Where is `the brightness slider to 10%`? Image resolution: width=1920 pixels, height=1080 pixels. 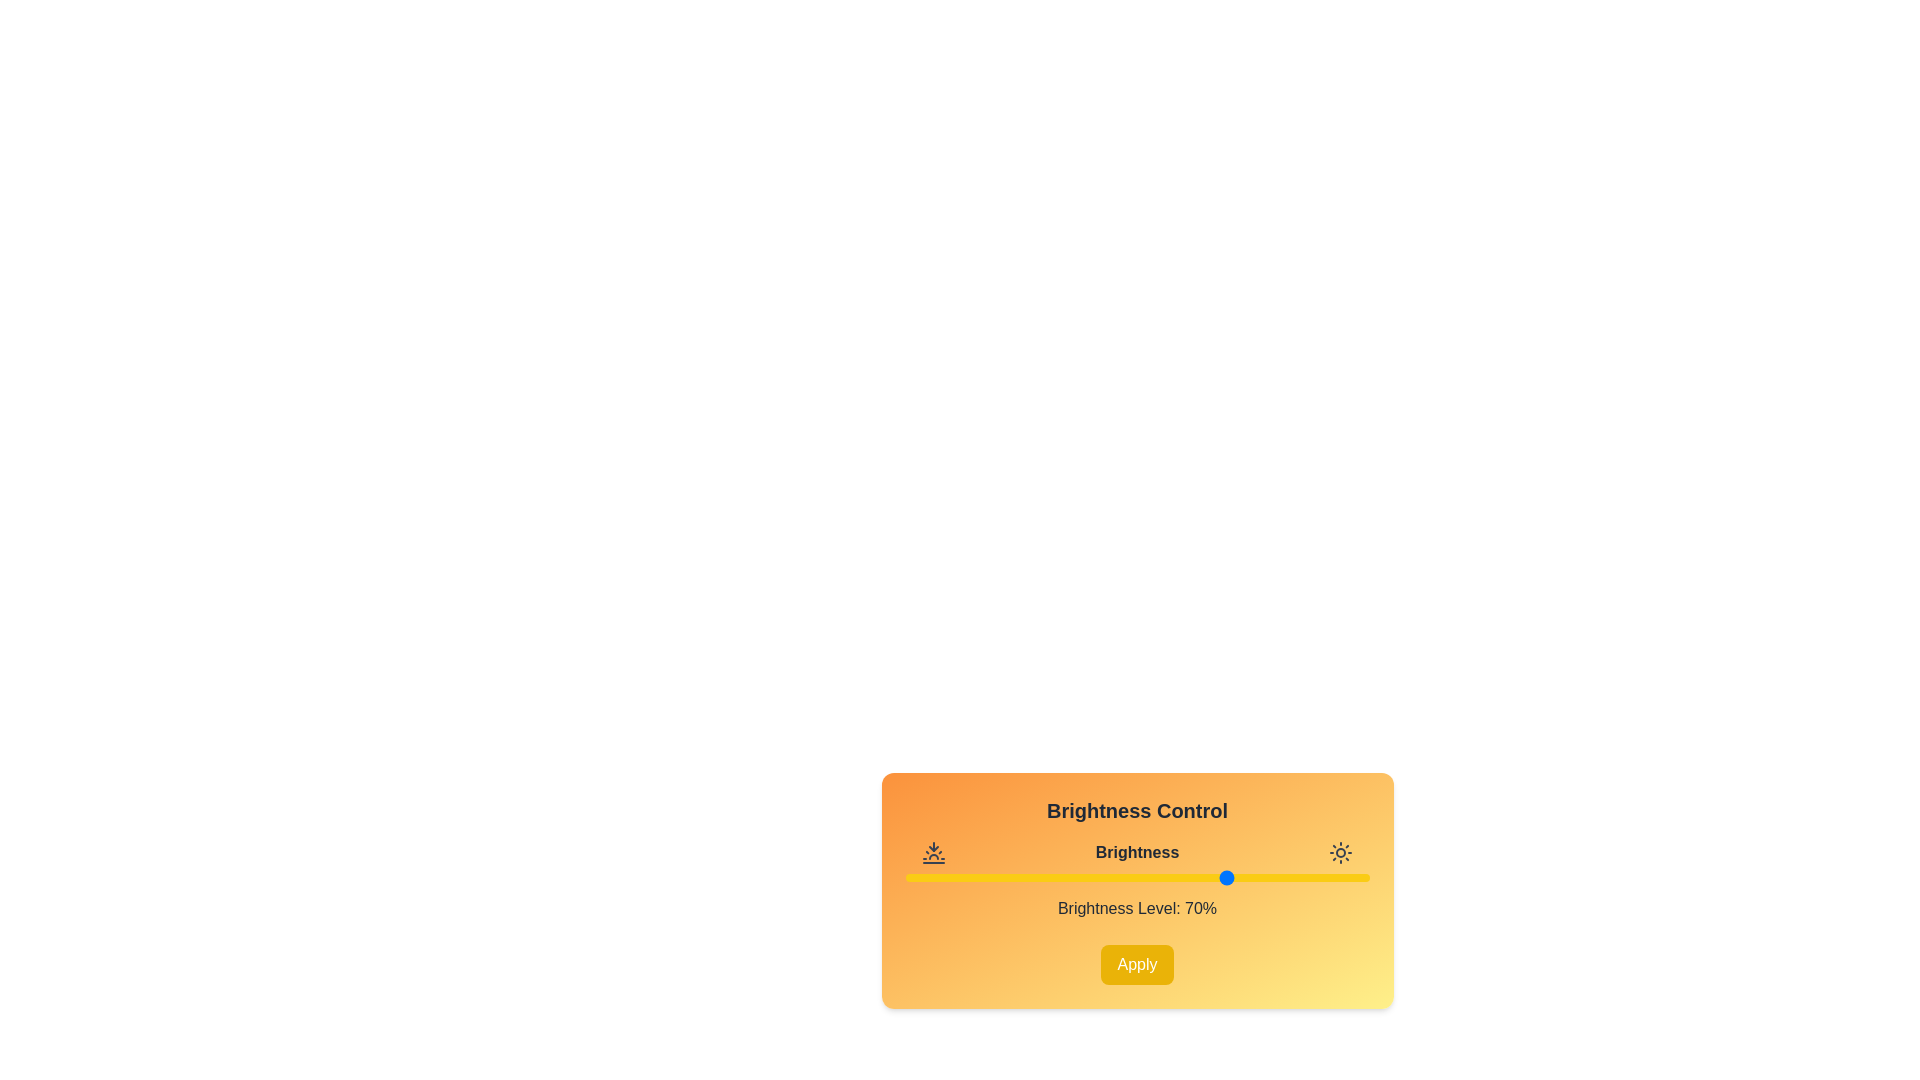
the brightness slider to 10% is located at coordinates (950, 877).